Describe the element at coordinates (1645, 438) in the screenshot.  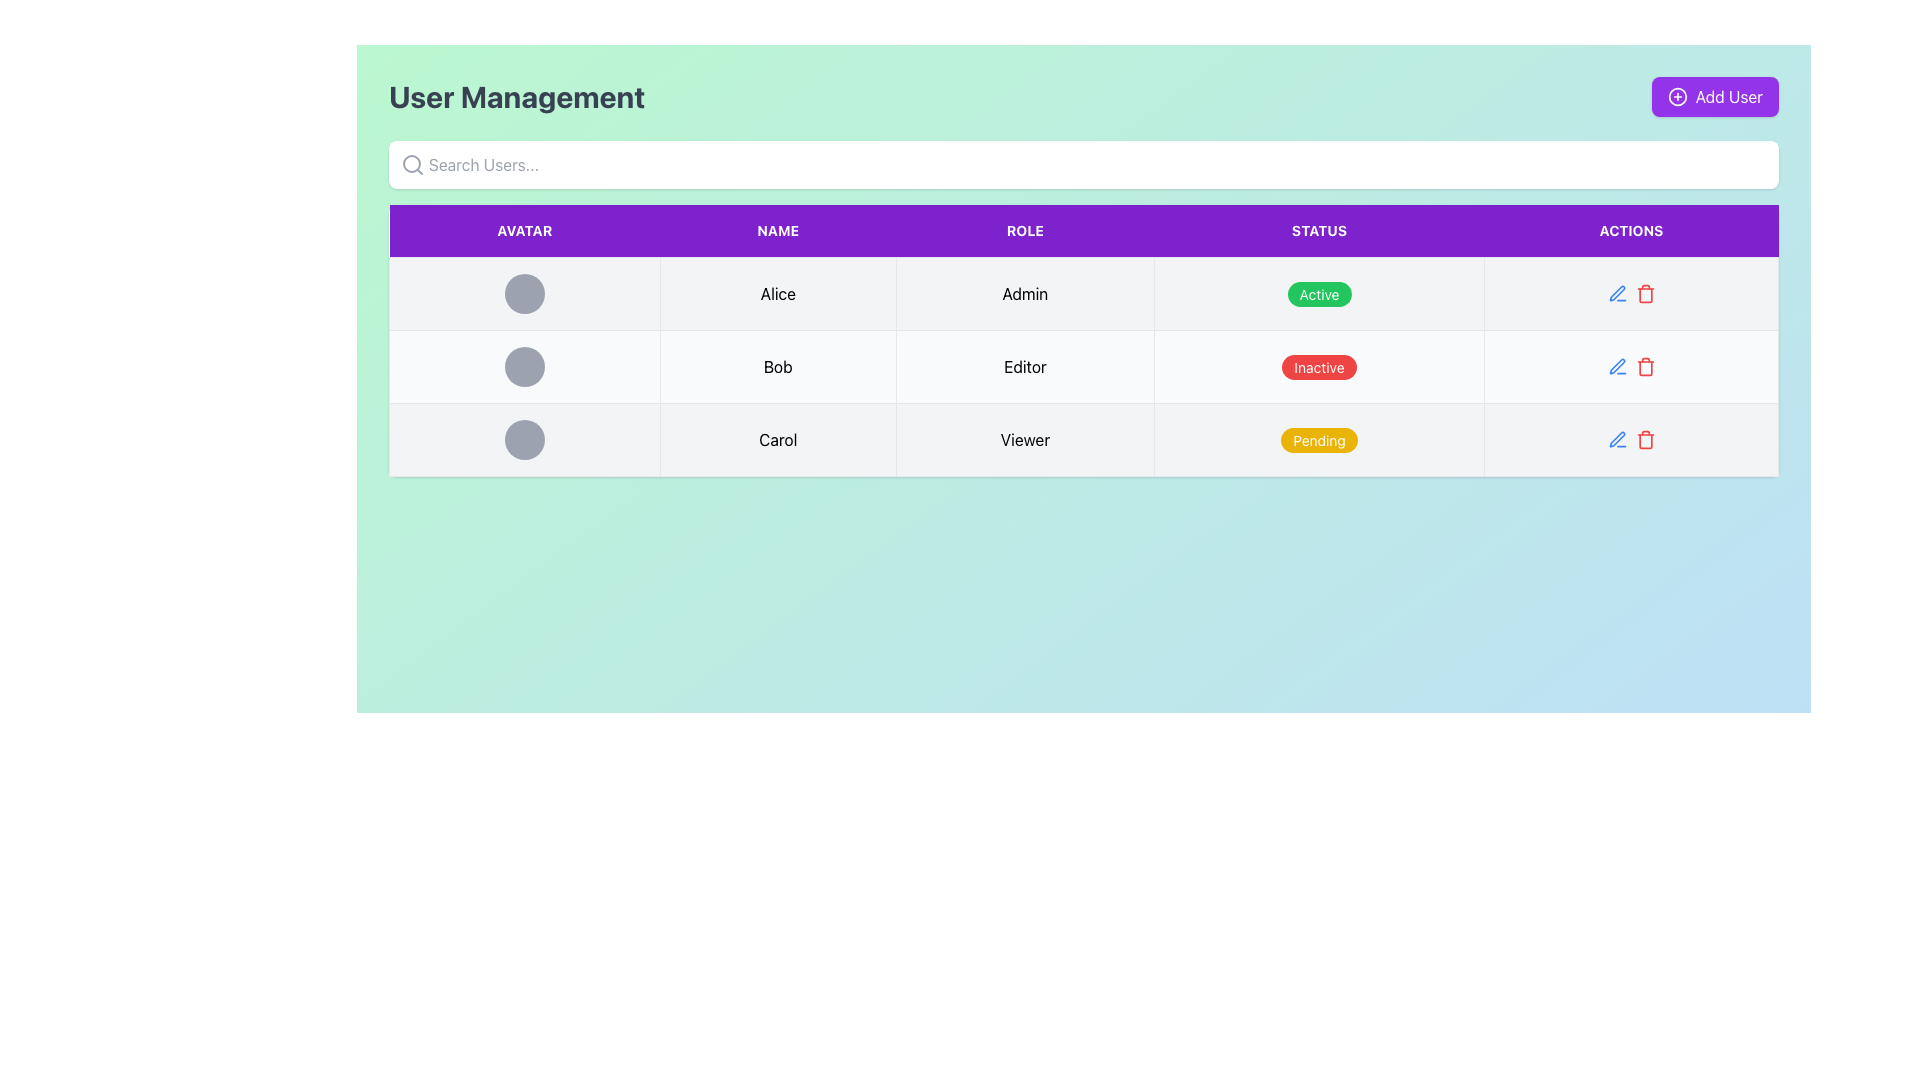
I see `the red trash can icon in the user management table's 'Actions' column to trigger the color change indicating interactivity` at that location.